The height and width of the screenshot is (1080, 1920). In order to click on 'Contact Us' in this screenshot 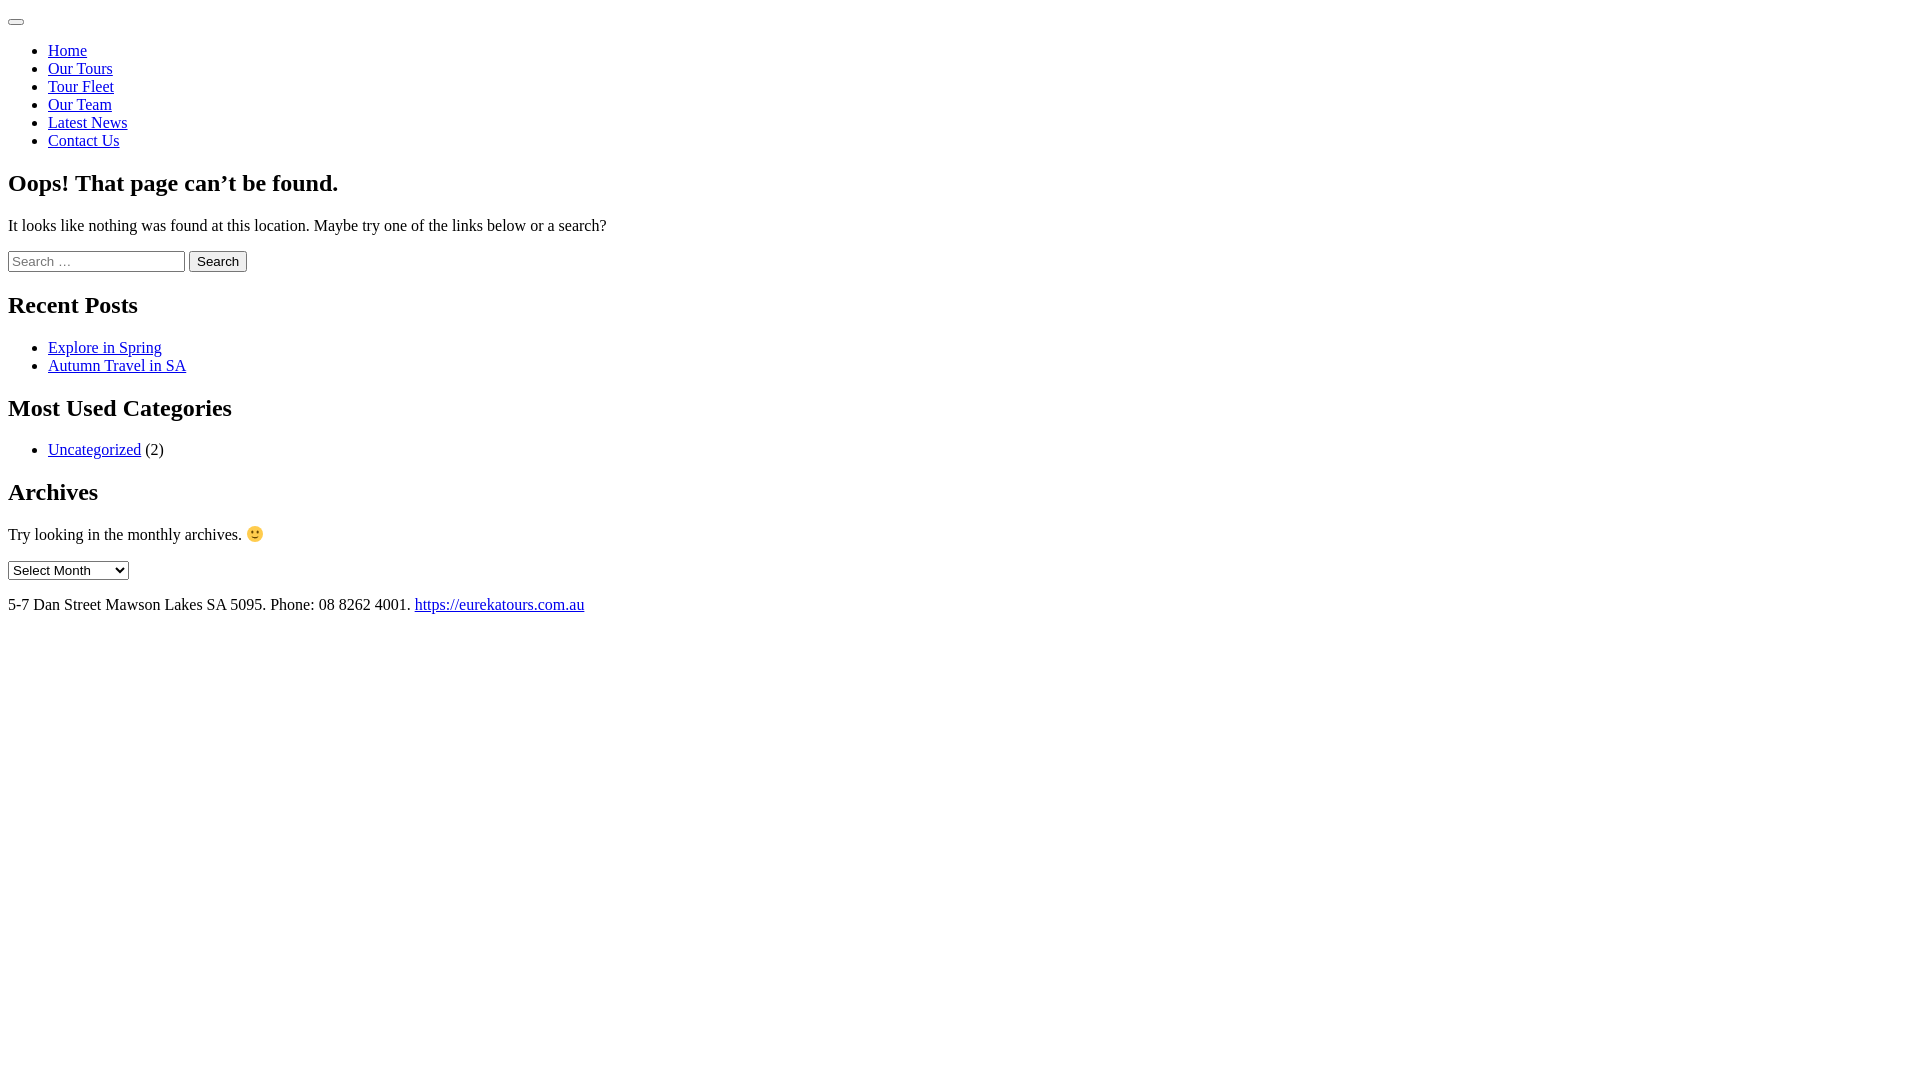, I will do `click(82, 139)`.